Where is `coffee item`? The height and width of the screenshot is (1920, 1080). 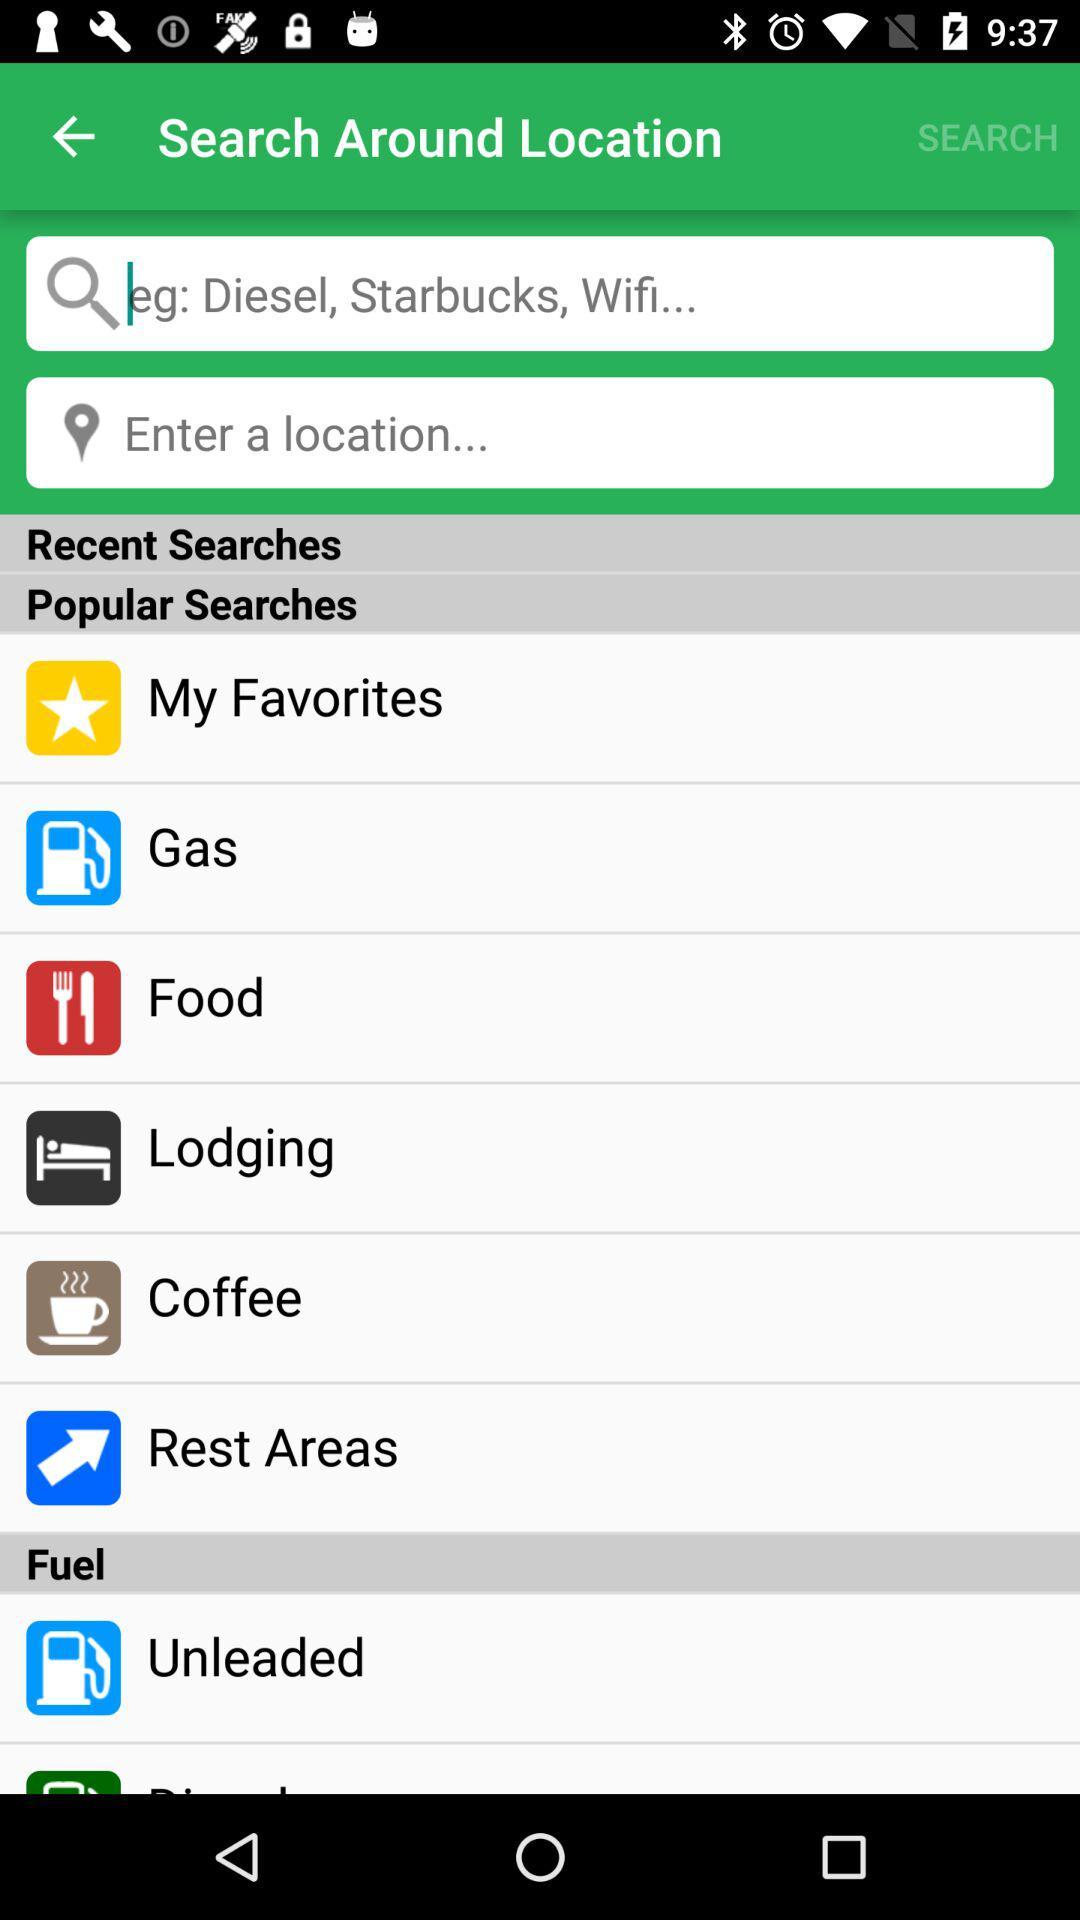 coffee item is located at coordinates (599, 1295).